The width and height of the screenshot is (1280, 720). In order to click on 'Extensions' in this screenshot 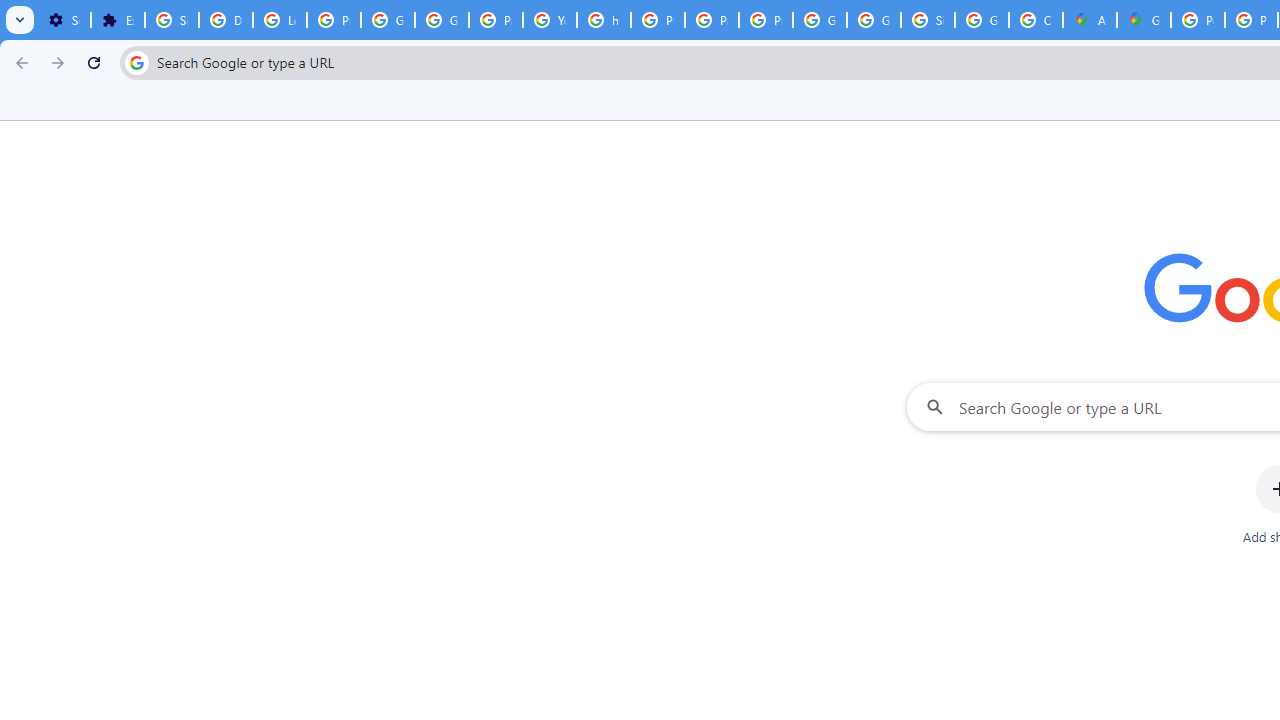, I will do `click(116, 20)`.